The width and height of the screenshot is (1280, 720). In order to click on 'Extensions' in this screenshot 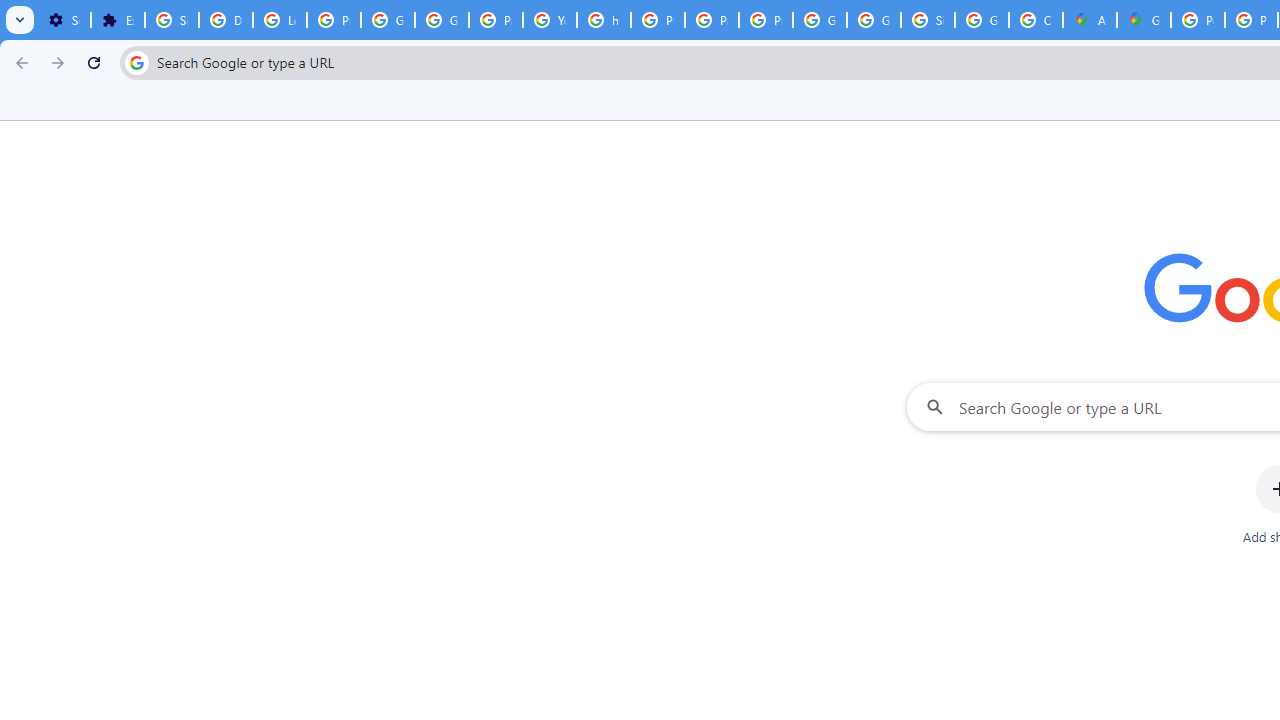, I will do `click(116, 20)`.